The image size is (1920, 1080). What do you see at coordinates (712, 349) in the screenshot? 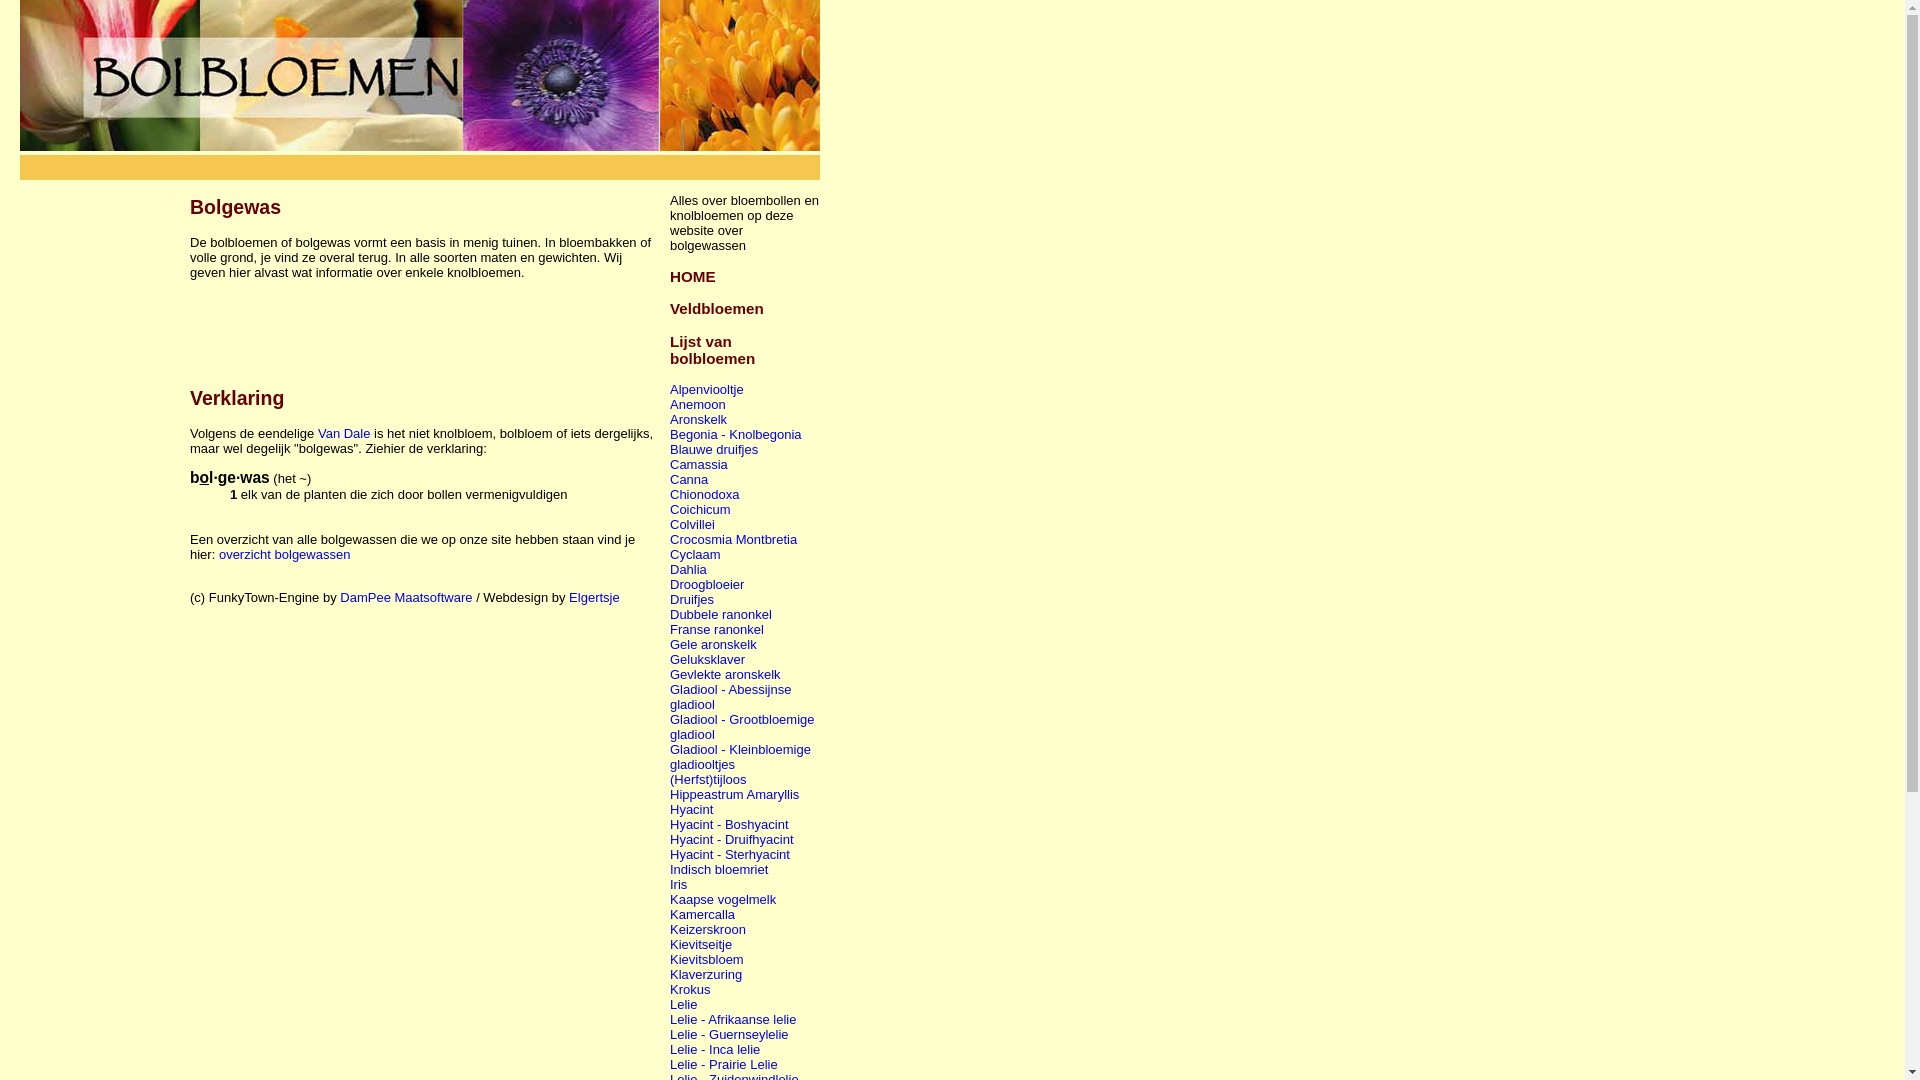
I see `'Lijst van bolbloemen'` at bounding box center [712, 349].